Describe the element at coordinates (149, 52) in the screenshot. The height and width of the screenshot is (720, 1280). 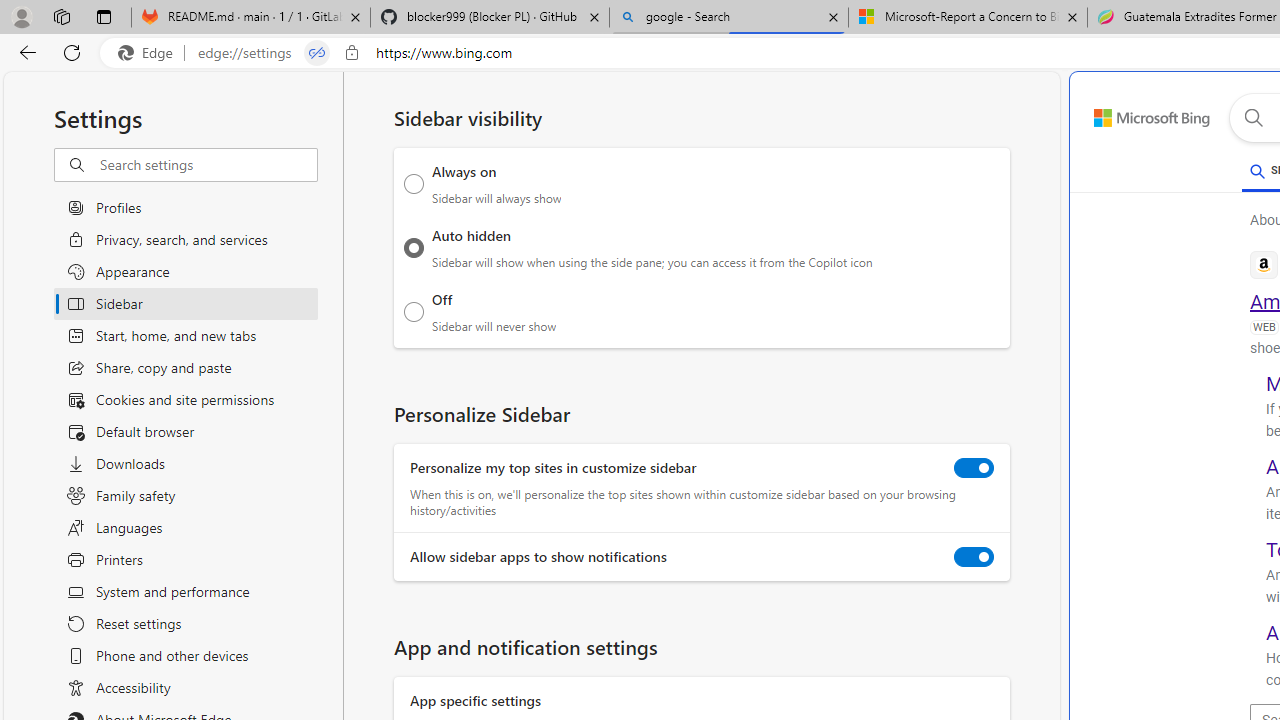
I see `'Edge'` at that location.